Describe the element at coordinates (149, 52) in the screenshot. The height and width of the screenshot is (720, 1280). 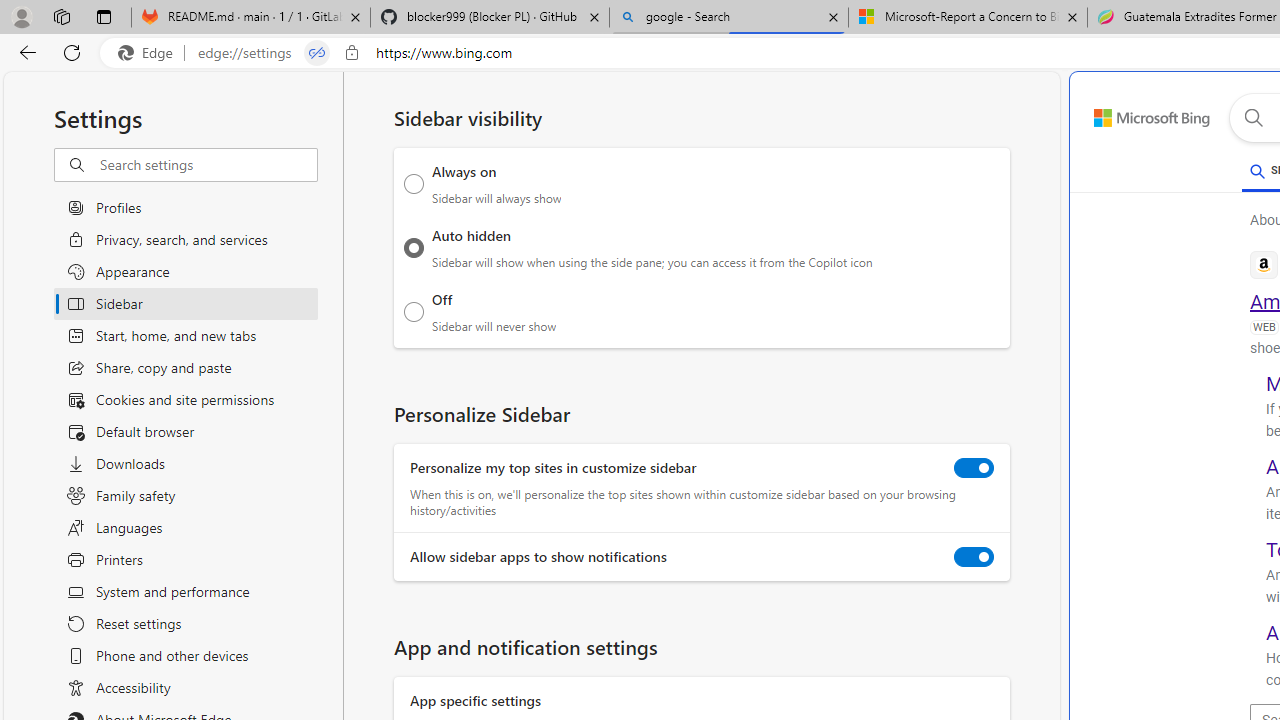
I see `'Edge'` at that location.